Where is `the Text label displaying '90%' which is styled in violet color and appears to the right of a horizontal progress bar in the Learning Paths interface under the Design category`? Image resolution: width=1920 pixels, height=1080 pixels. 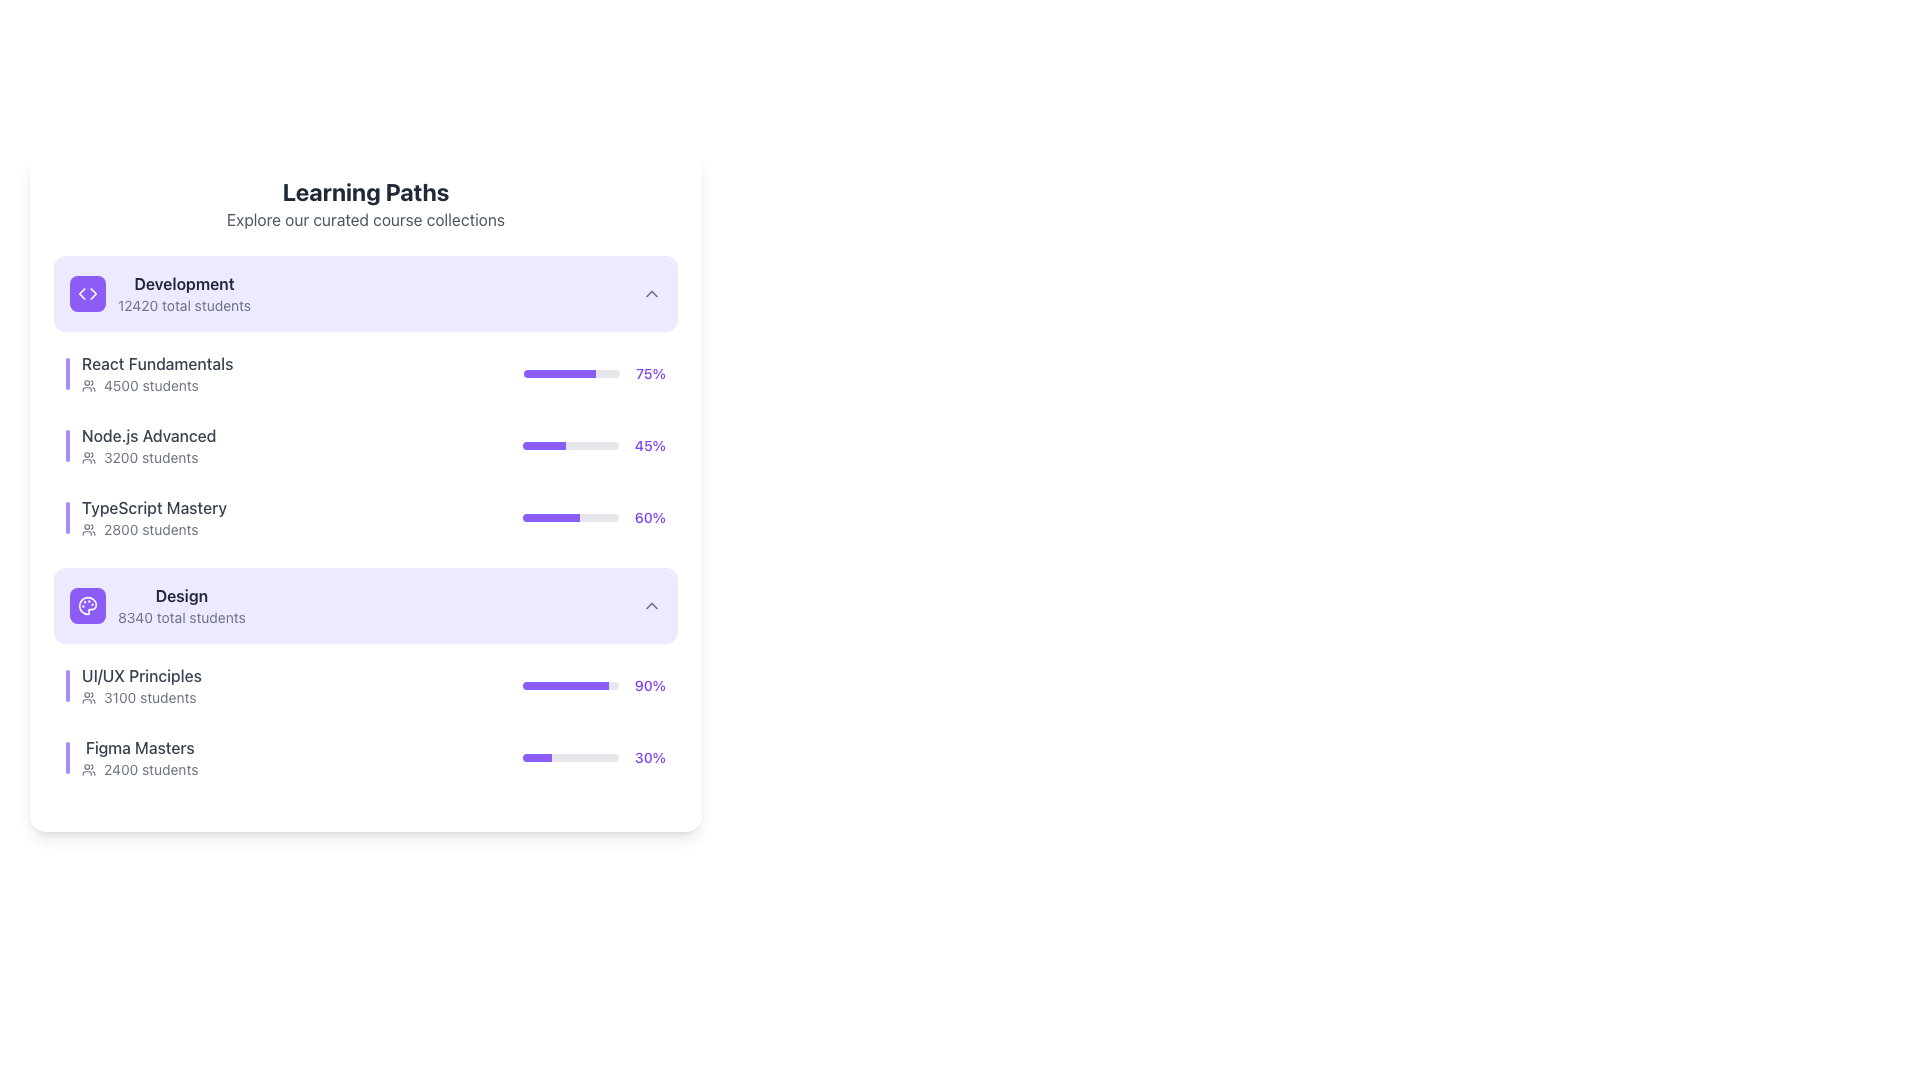 the Text label displaying '90%' which is styled in violet color and appears to the right of a horizontal progress bar in the Learning Paths interface under the Design category is located at coordinates (650, 685).